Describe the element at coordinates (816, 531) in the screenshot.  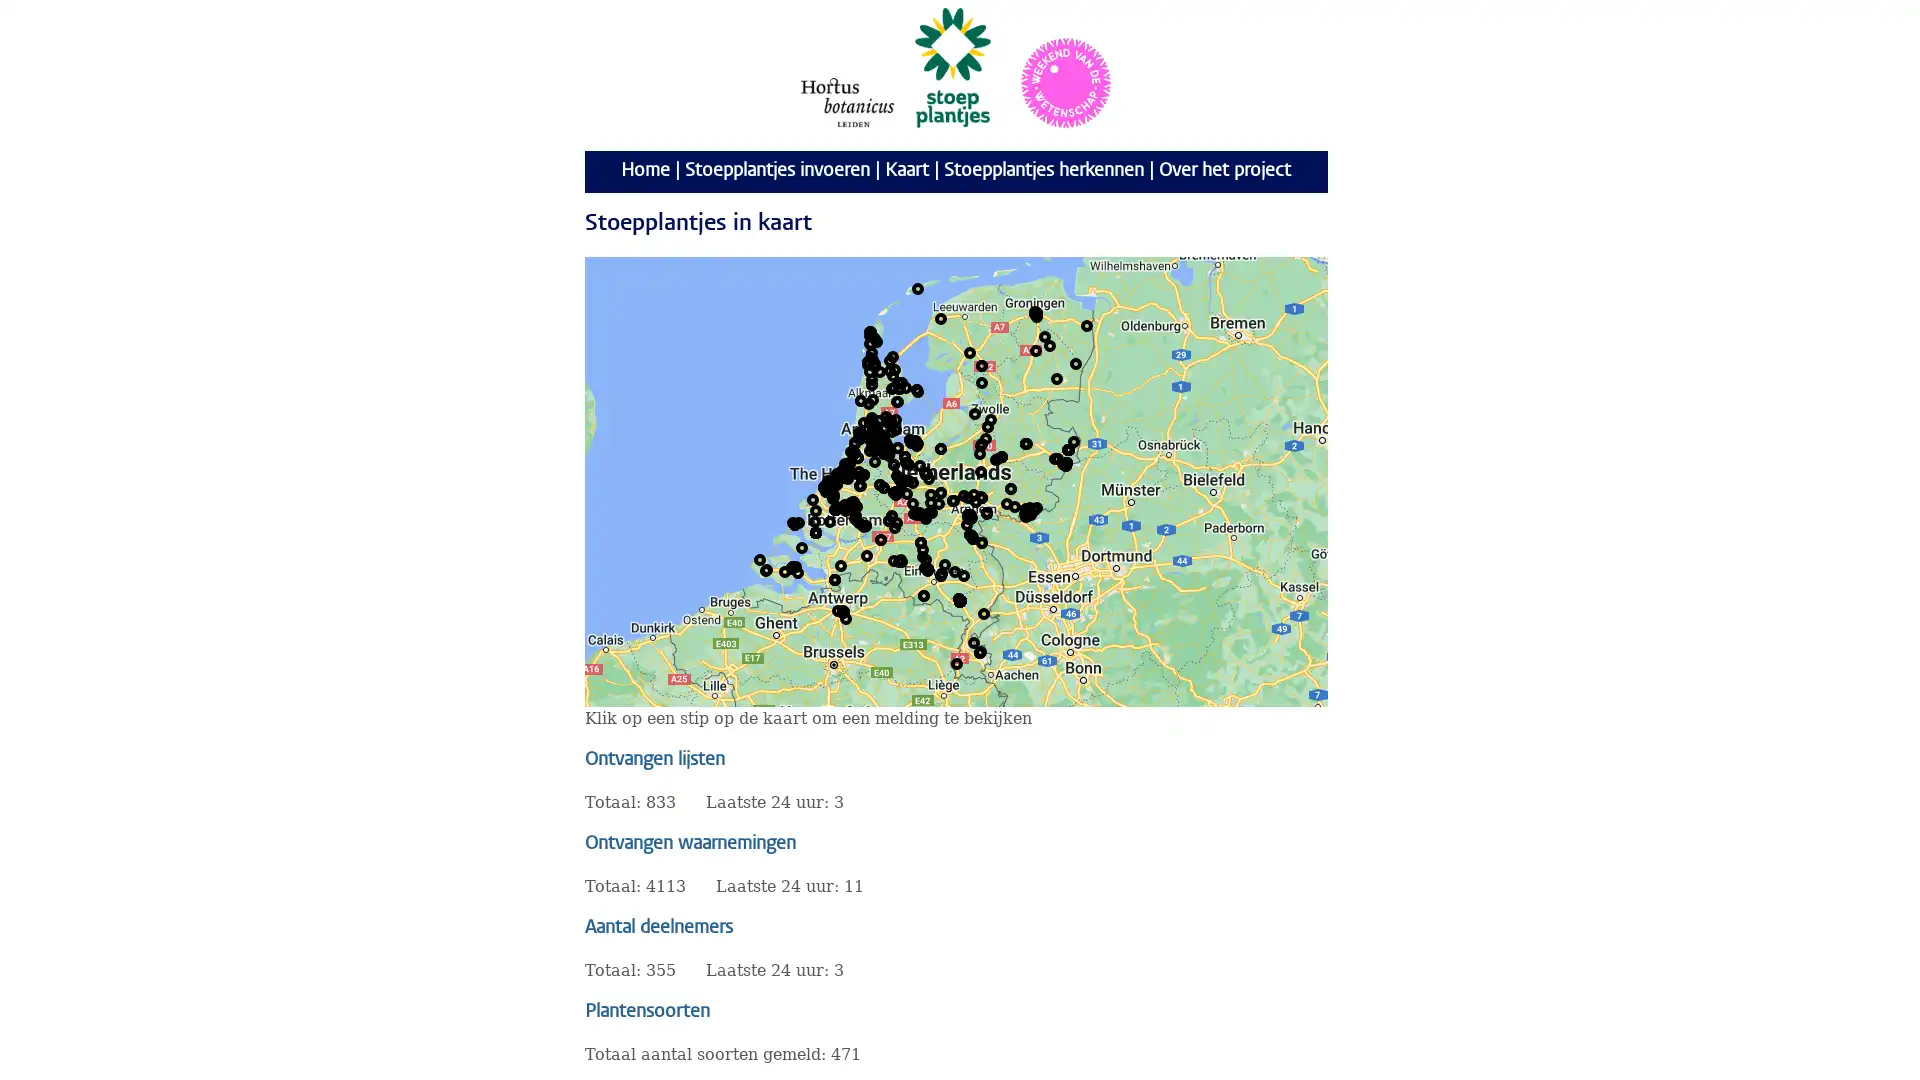
I see `Telling van Danysha op 03 juni 2022` at that location.